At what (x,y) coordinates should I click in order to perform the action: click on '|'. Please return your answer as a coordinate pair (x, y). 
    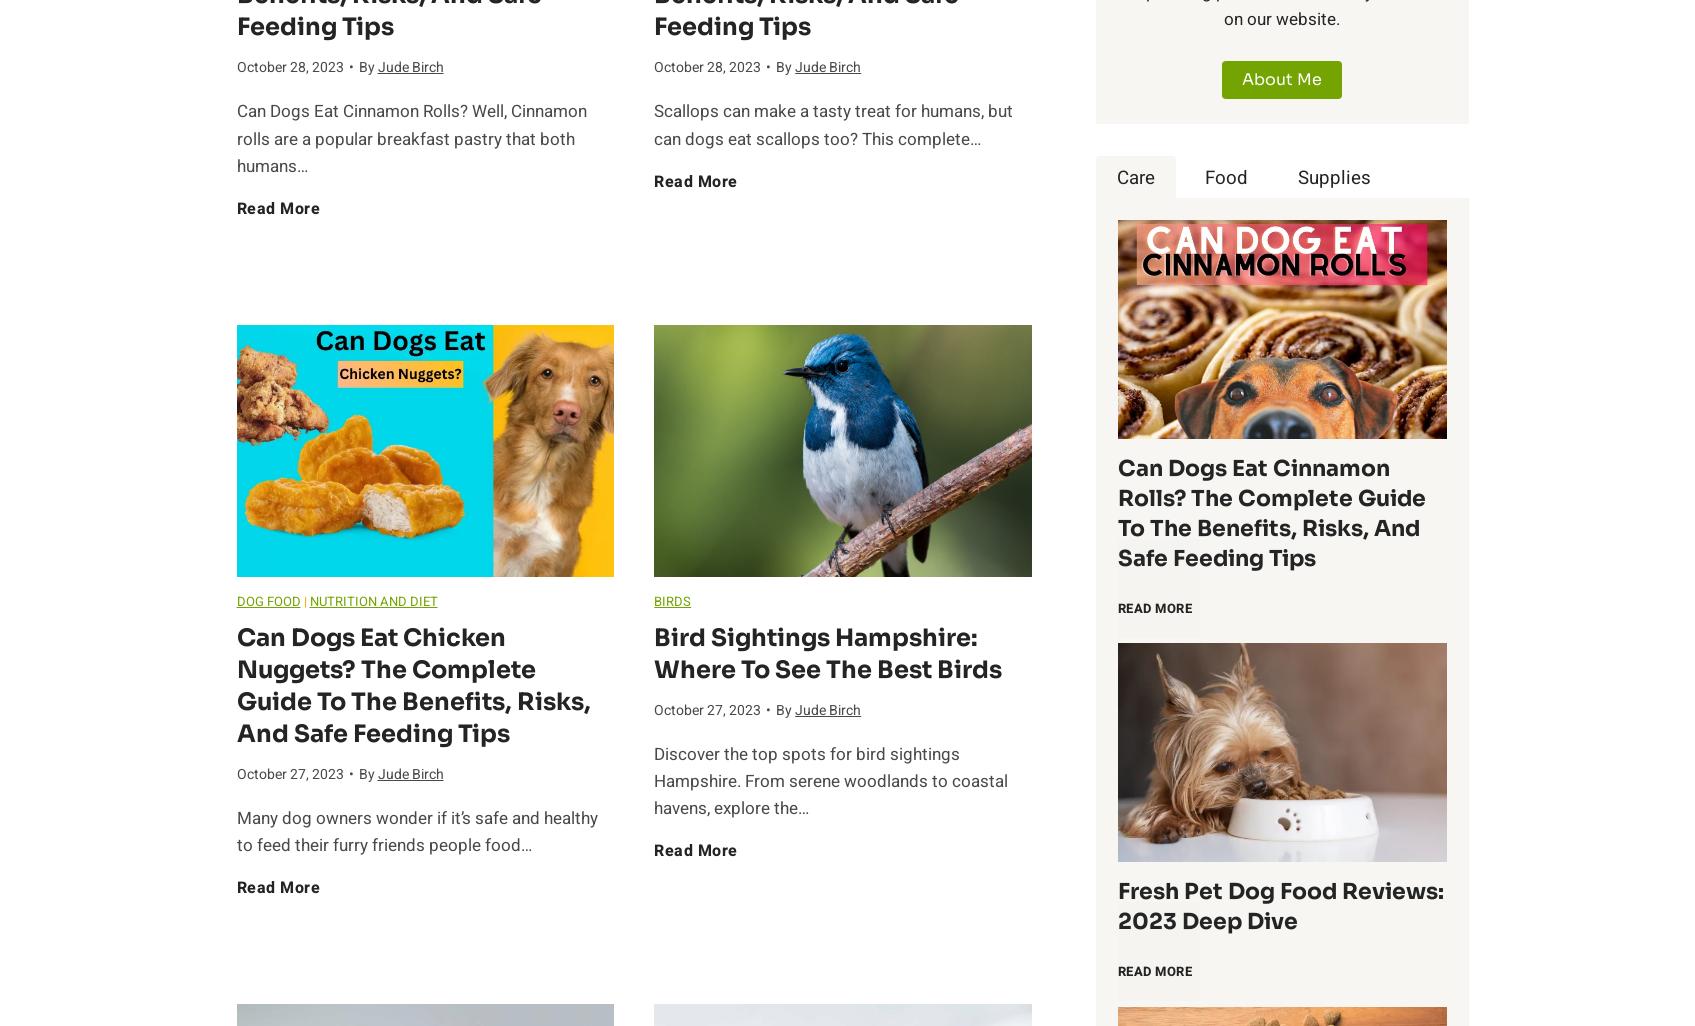
    Looking at the image, I should click on (304, 599).